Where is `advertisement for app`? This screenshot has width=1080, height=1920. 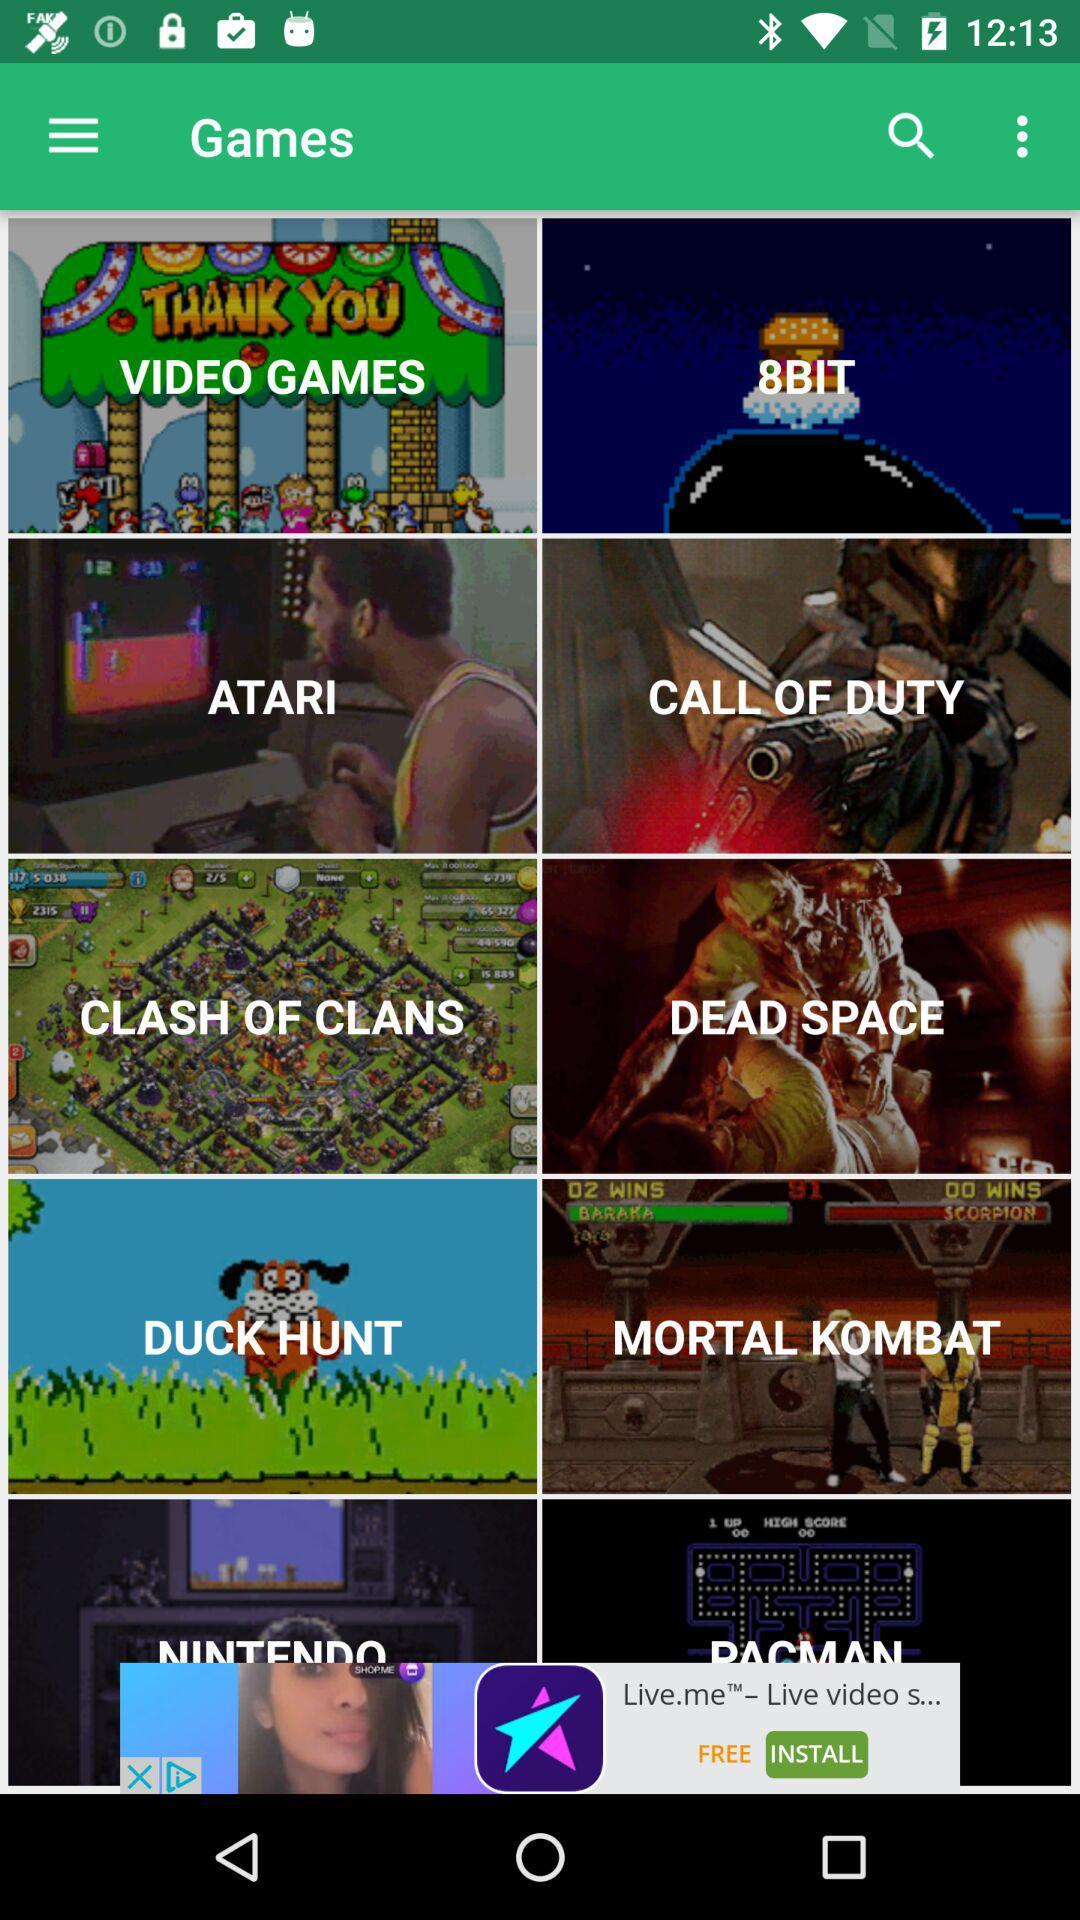 advertisement for app is located at coordinates (540, 1727).